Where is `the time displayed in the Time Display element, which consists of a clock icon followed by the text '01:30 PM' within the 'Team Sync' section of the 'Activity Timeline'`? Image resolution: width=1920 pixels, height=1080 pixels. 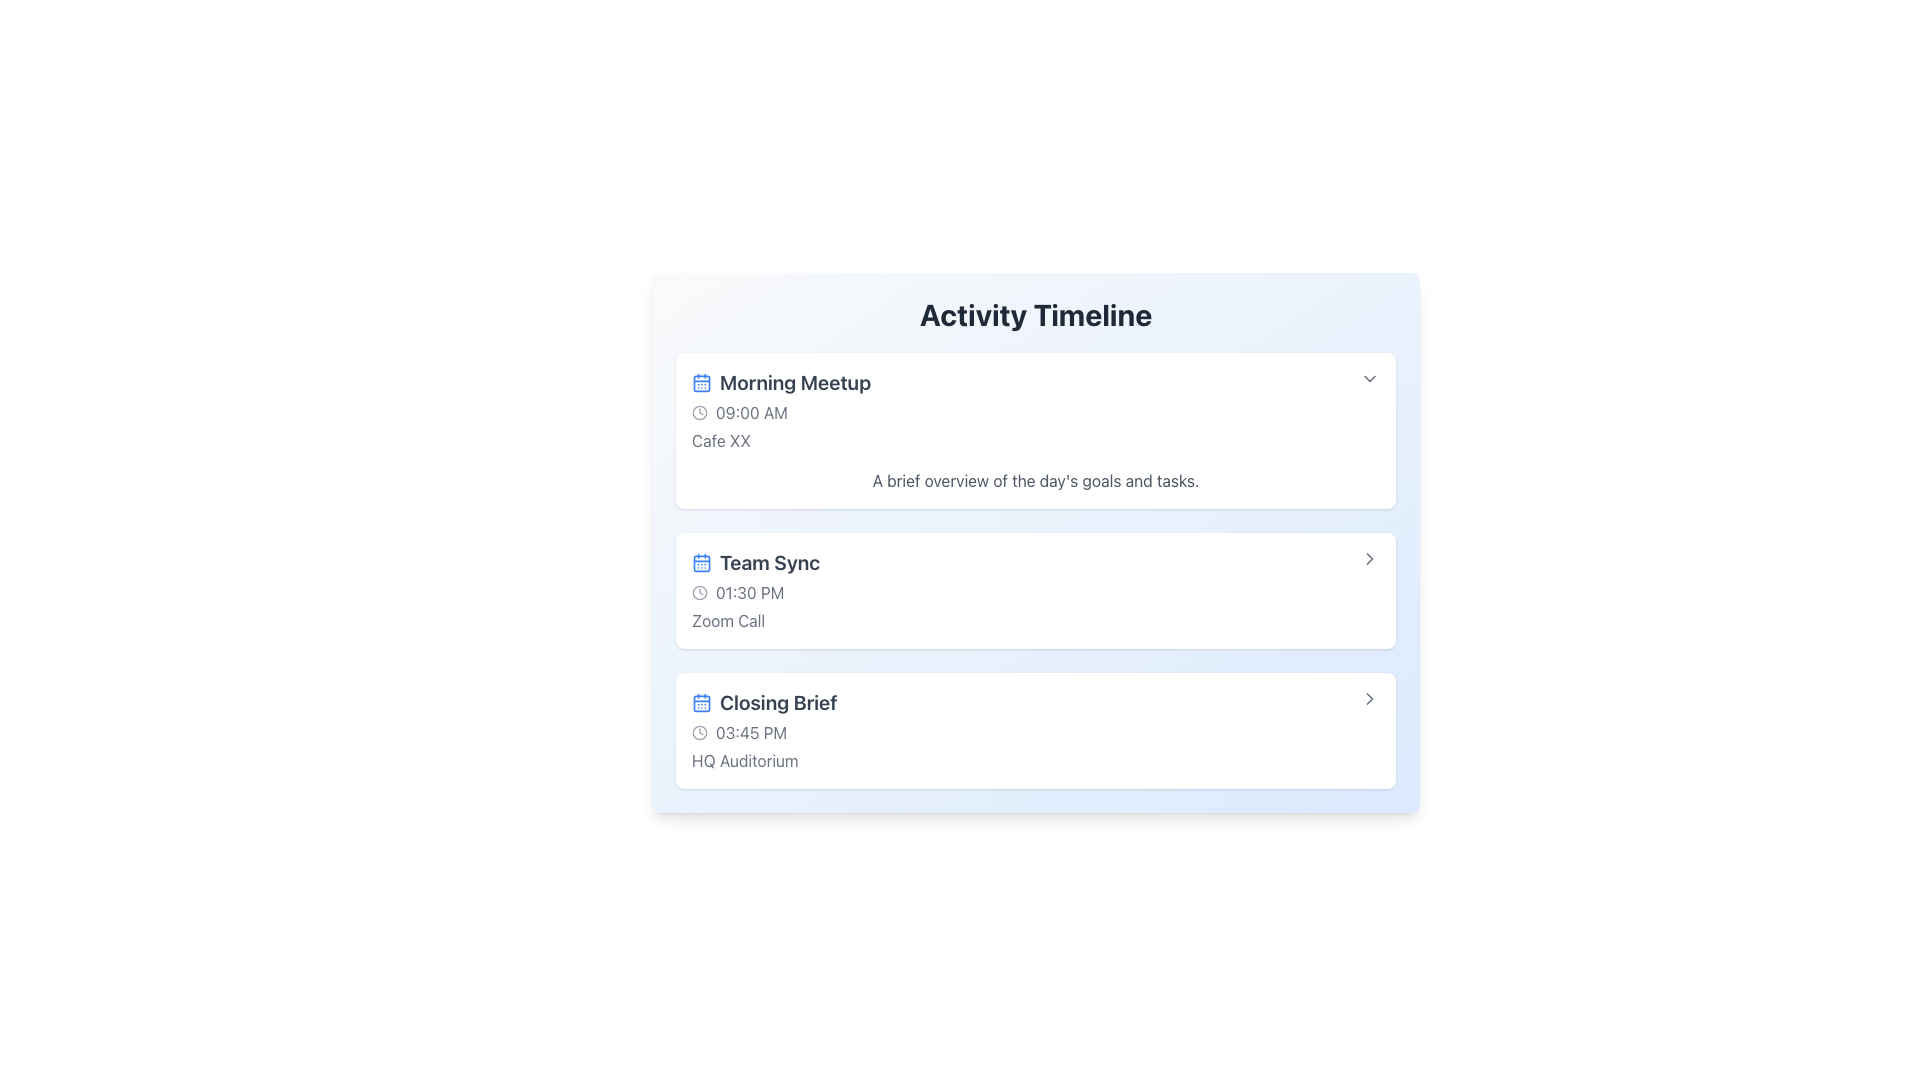
the time displayed in the Time Display element, which consists of a clock icon followed by the text '01:30 PM' within the 'Team Sync' section of the 'Activity Timeline' is located at coordinates (755, 592).